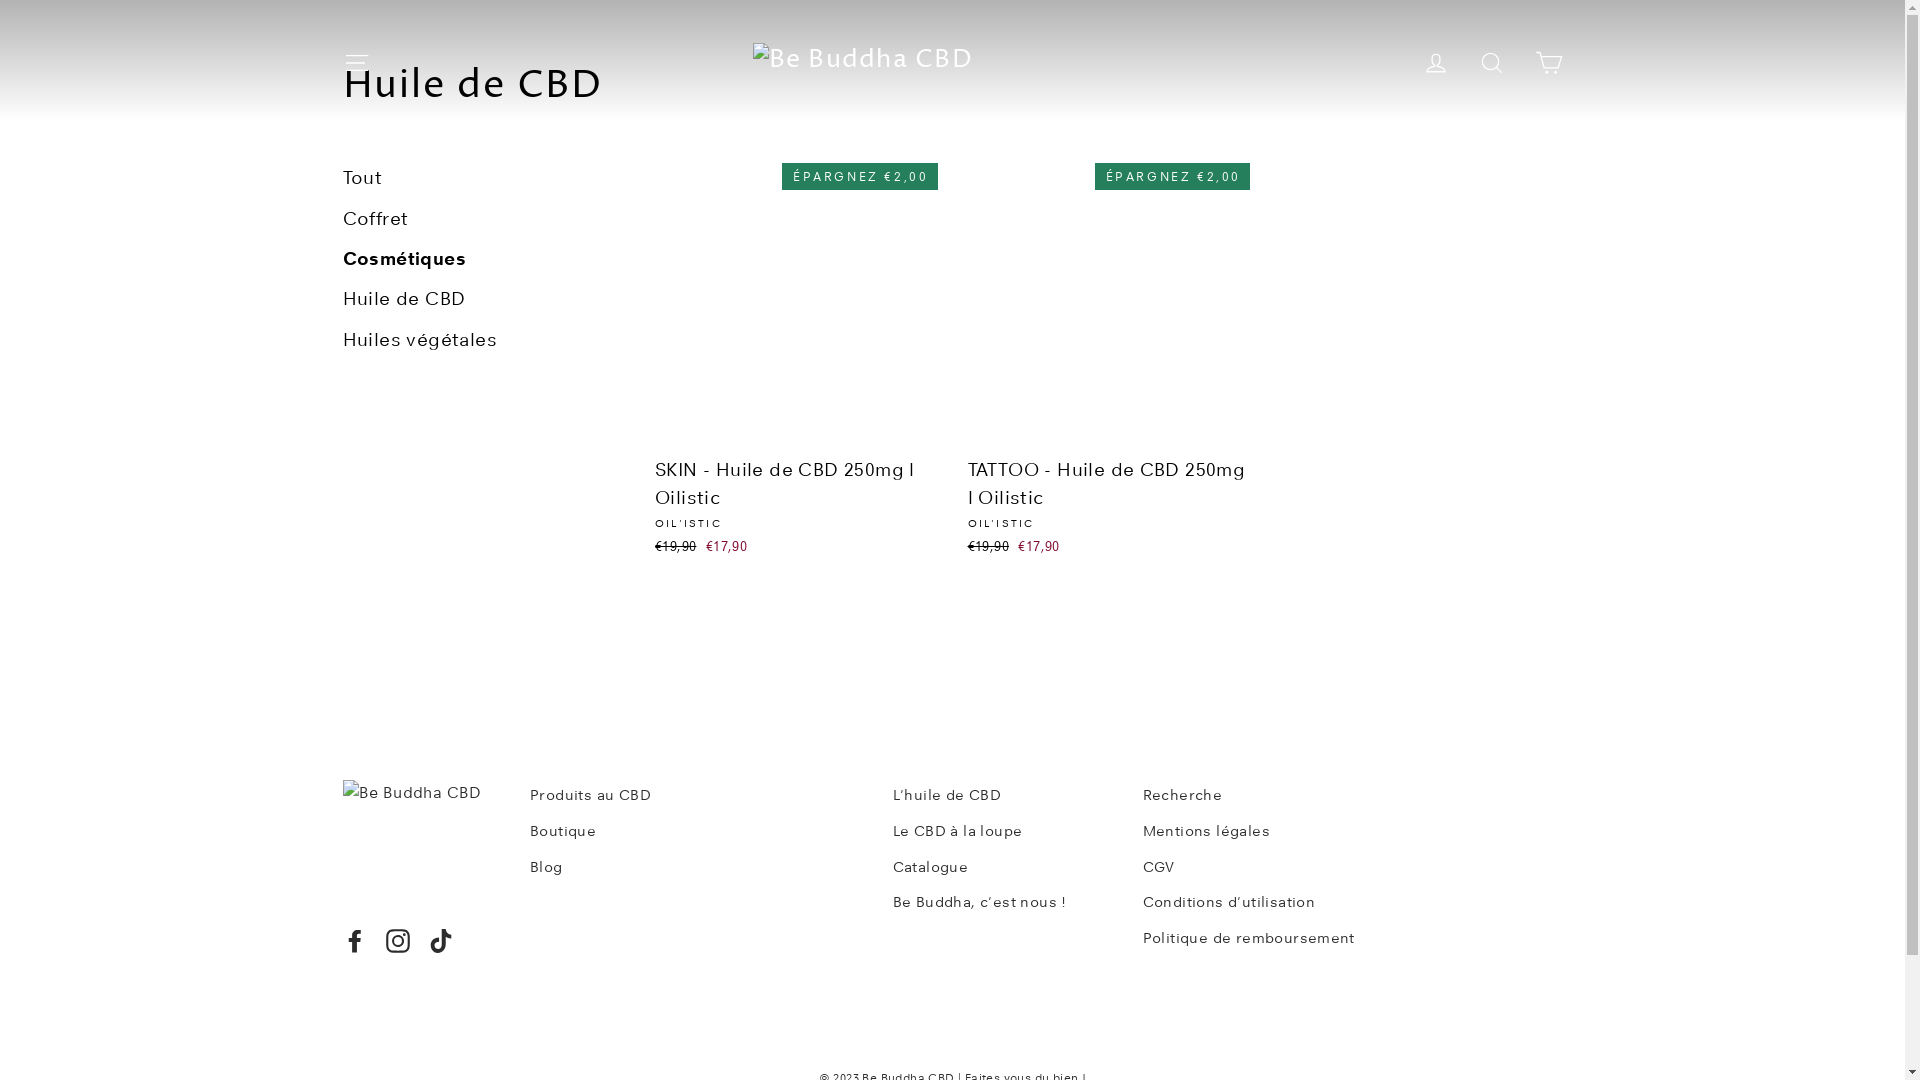 This screenshot has height=1080, width=1920. Describe the element at coordinates (1492, 59) in the screenshot. I see `'Rechercher'` at that location.